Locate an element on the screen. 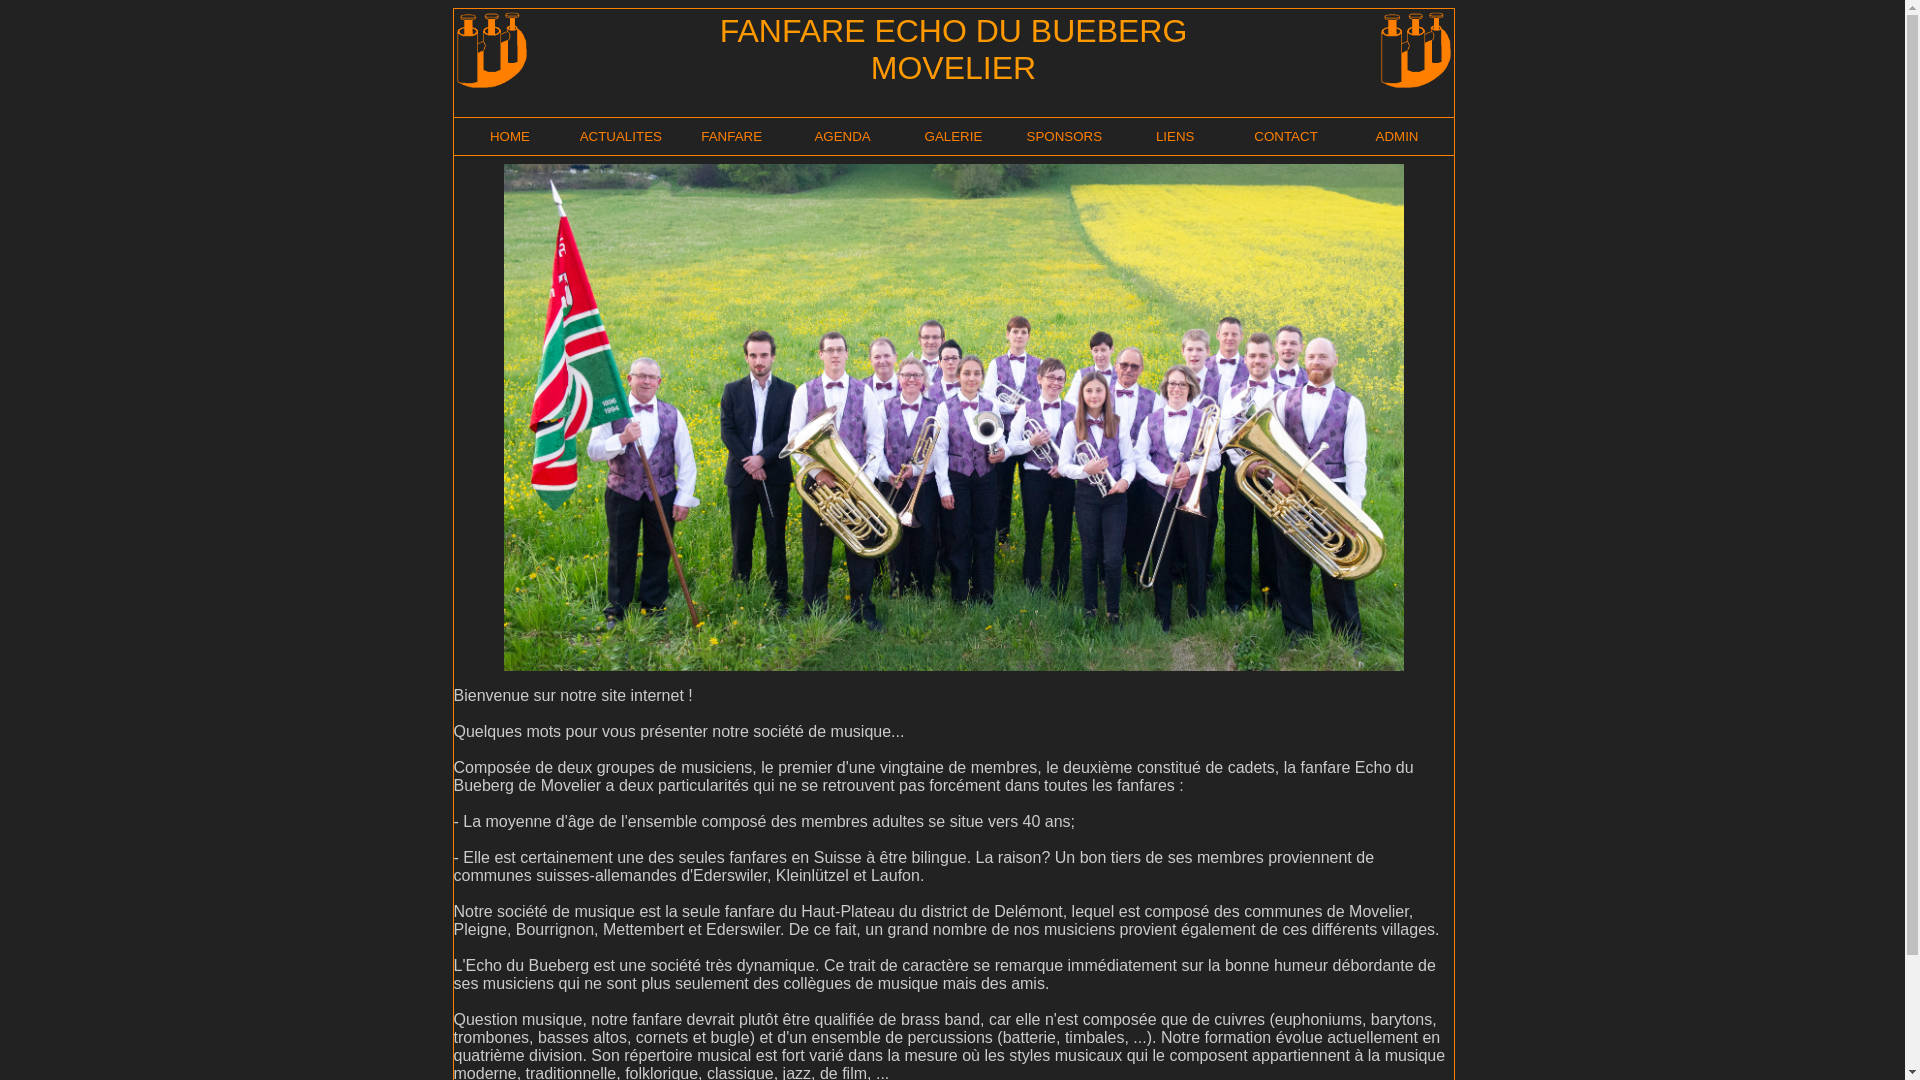 The height and width of the screenshot is (1080, 1920). 'ACTUALITES' is located at coordinates (579, 135).